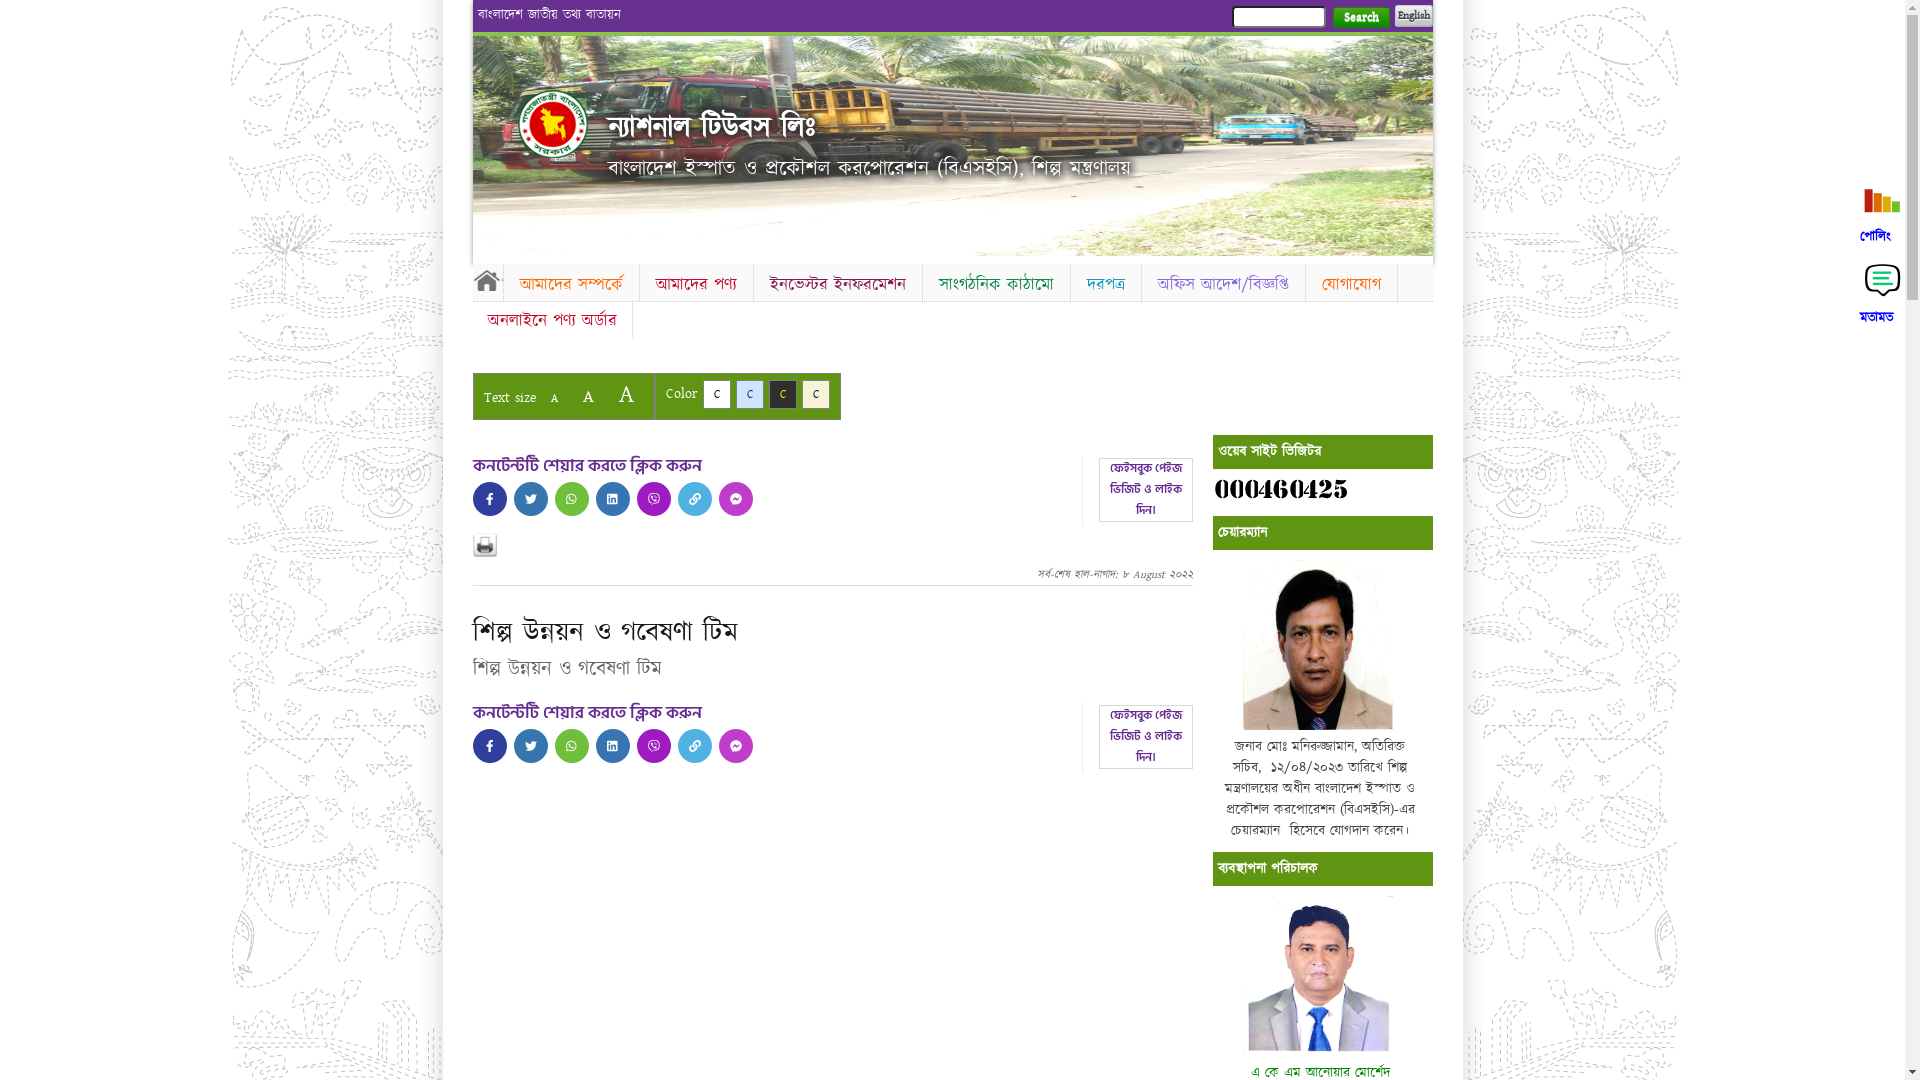 The image size is (1920, 1080). What do you see at coordinates (1278, 489) in the screenshot?
I see `'website counter'` at bounding box center [1278, 489].